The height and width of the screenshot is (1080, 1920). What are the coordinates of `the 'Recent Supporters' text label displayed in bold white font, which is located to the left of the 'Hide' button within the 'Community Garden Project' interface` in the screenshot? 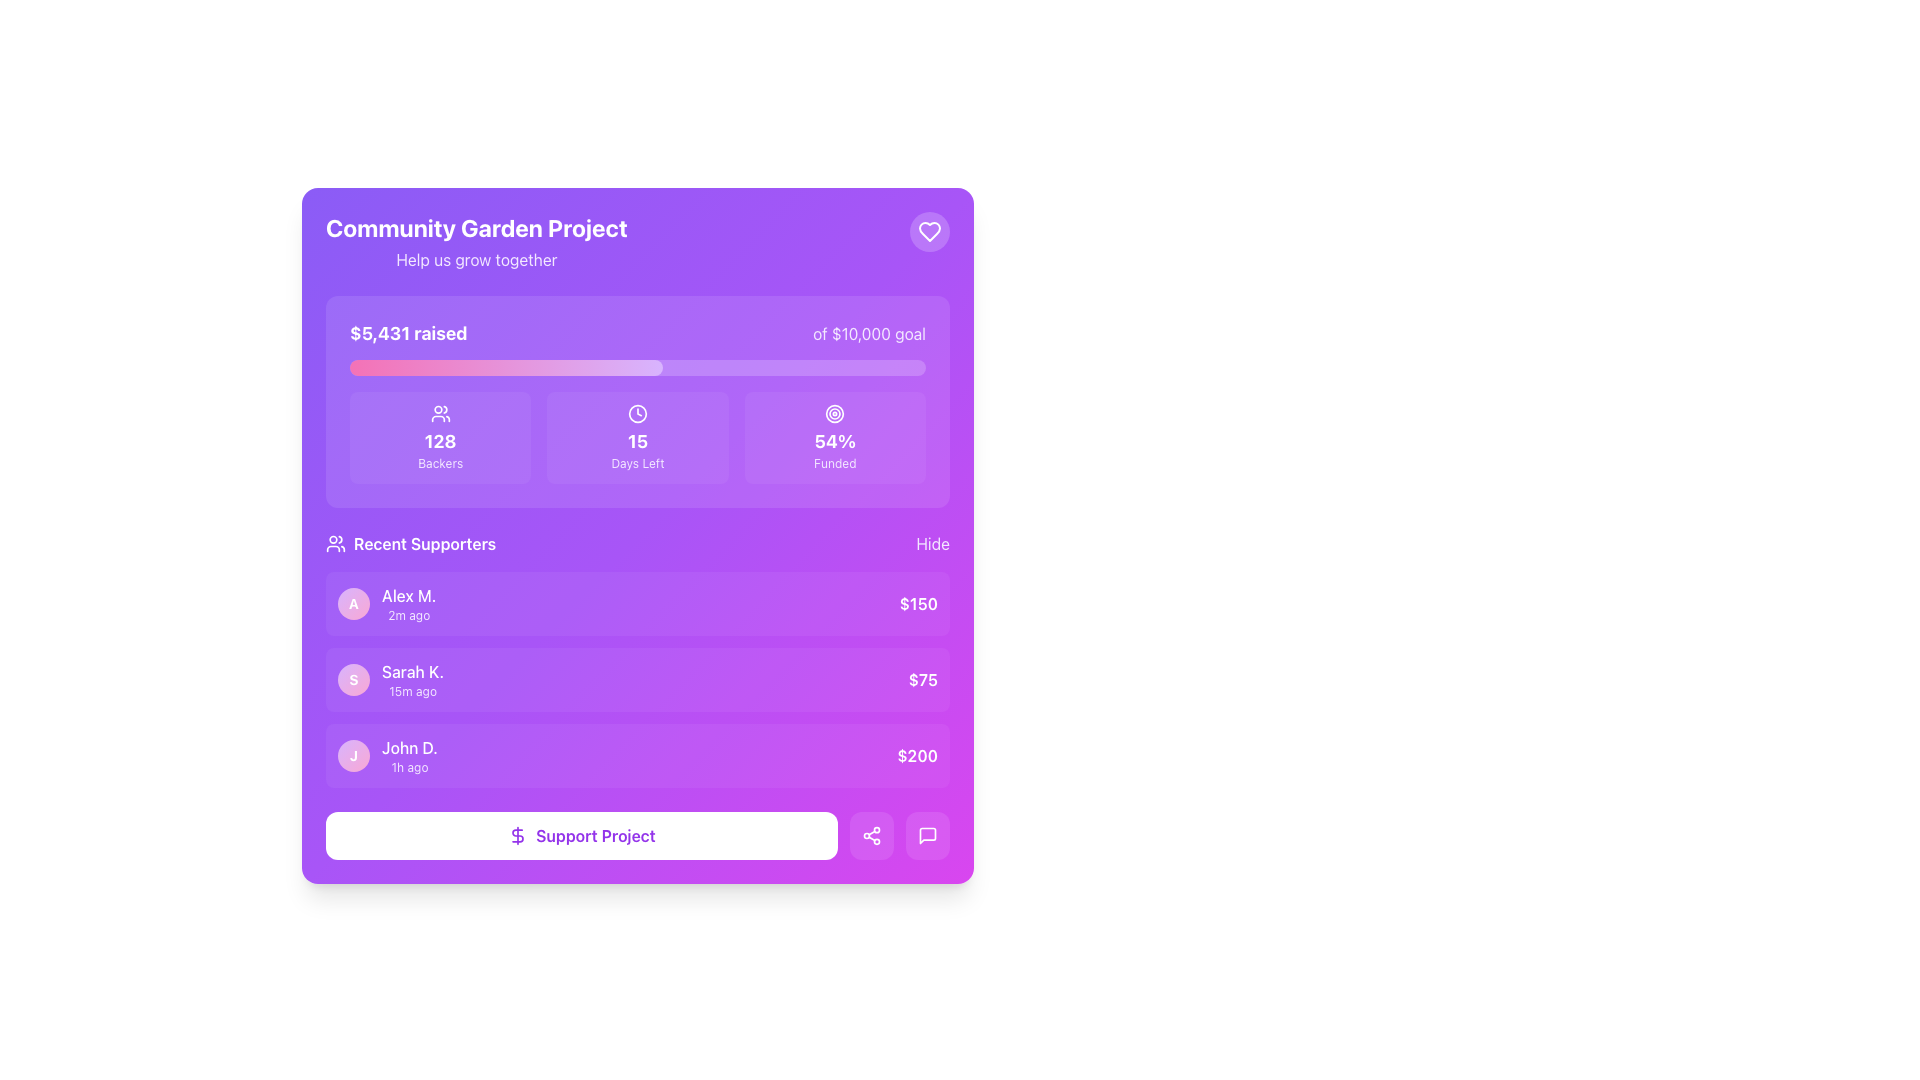 It's located at (410, 543).